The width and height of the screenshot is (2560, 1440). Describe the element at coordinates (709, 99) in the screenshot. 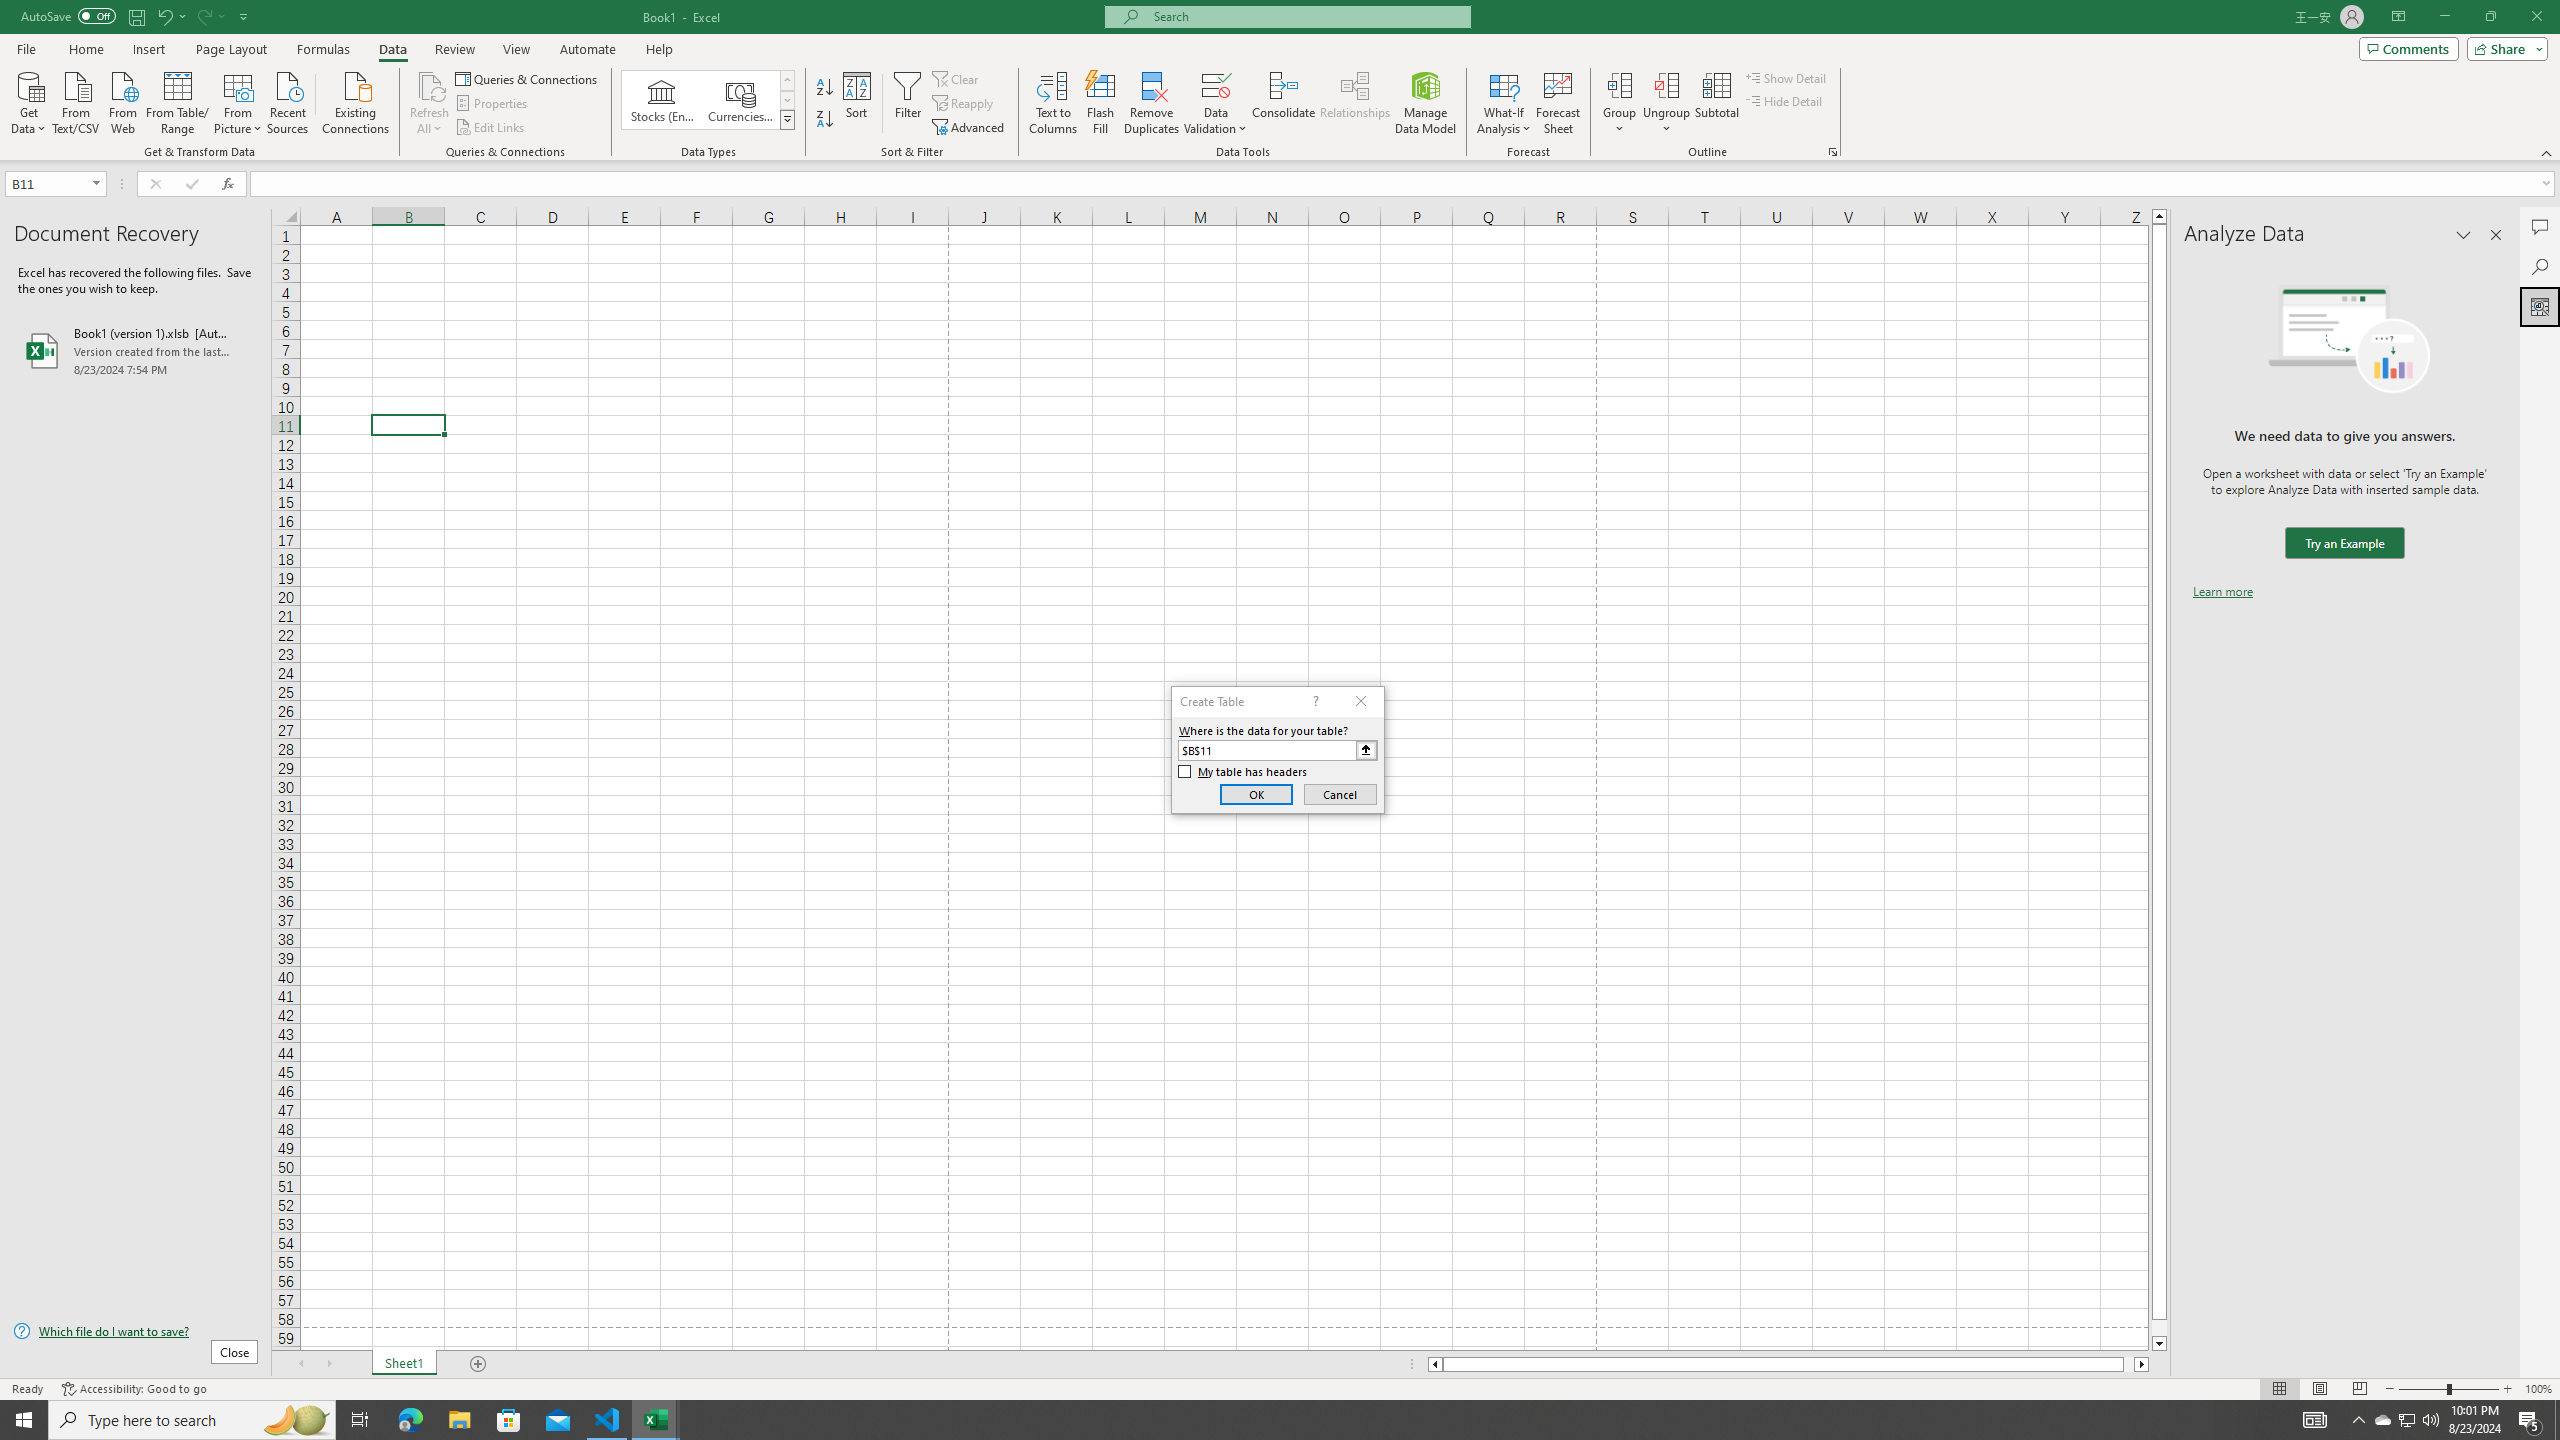

I see `'AutomationID: ConvertToLinkedEntity'` at that location.